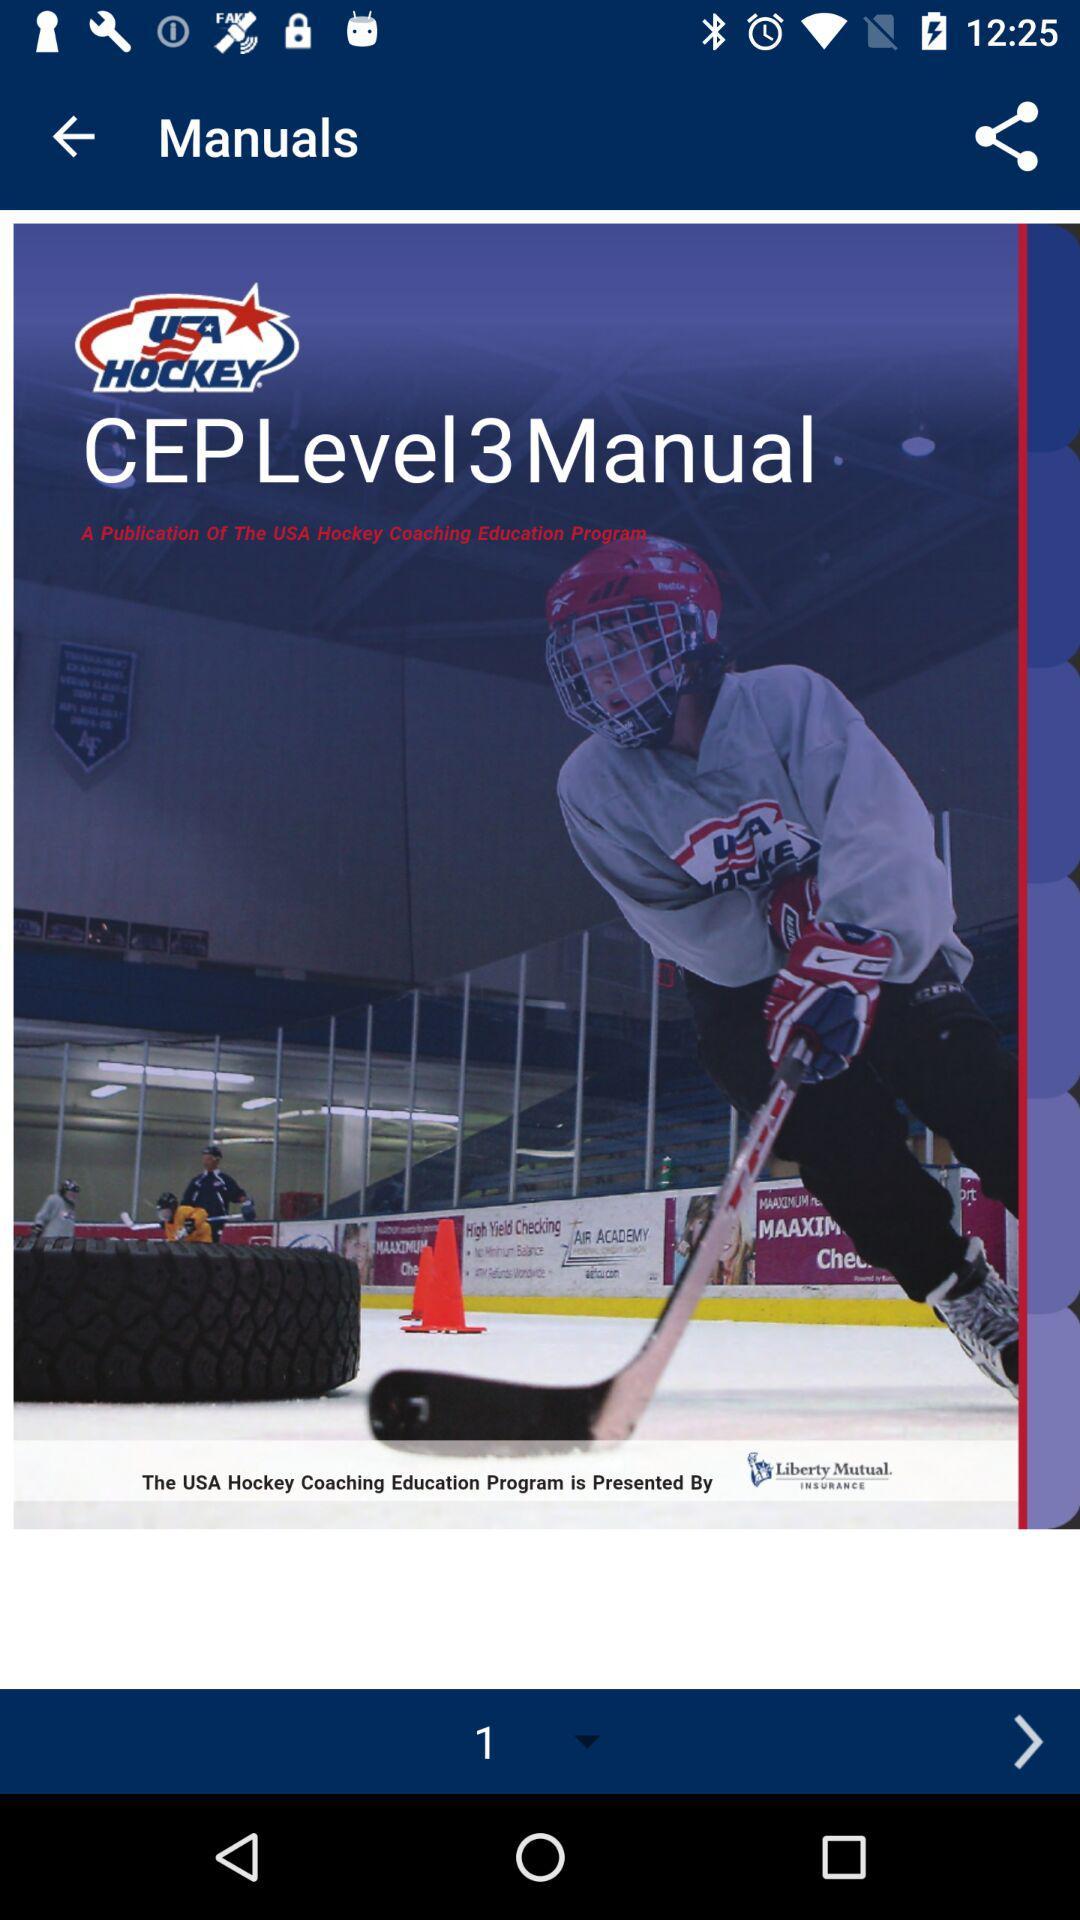  Describe the element at coordinates (1027, 1740) in the screenshot. I see `the arrow_forward icon` at that location.